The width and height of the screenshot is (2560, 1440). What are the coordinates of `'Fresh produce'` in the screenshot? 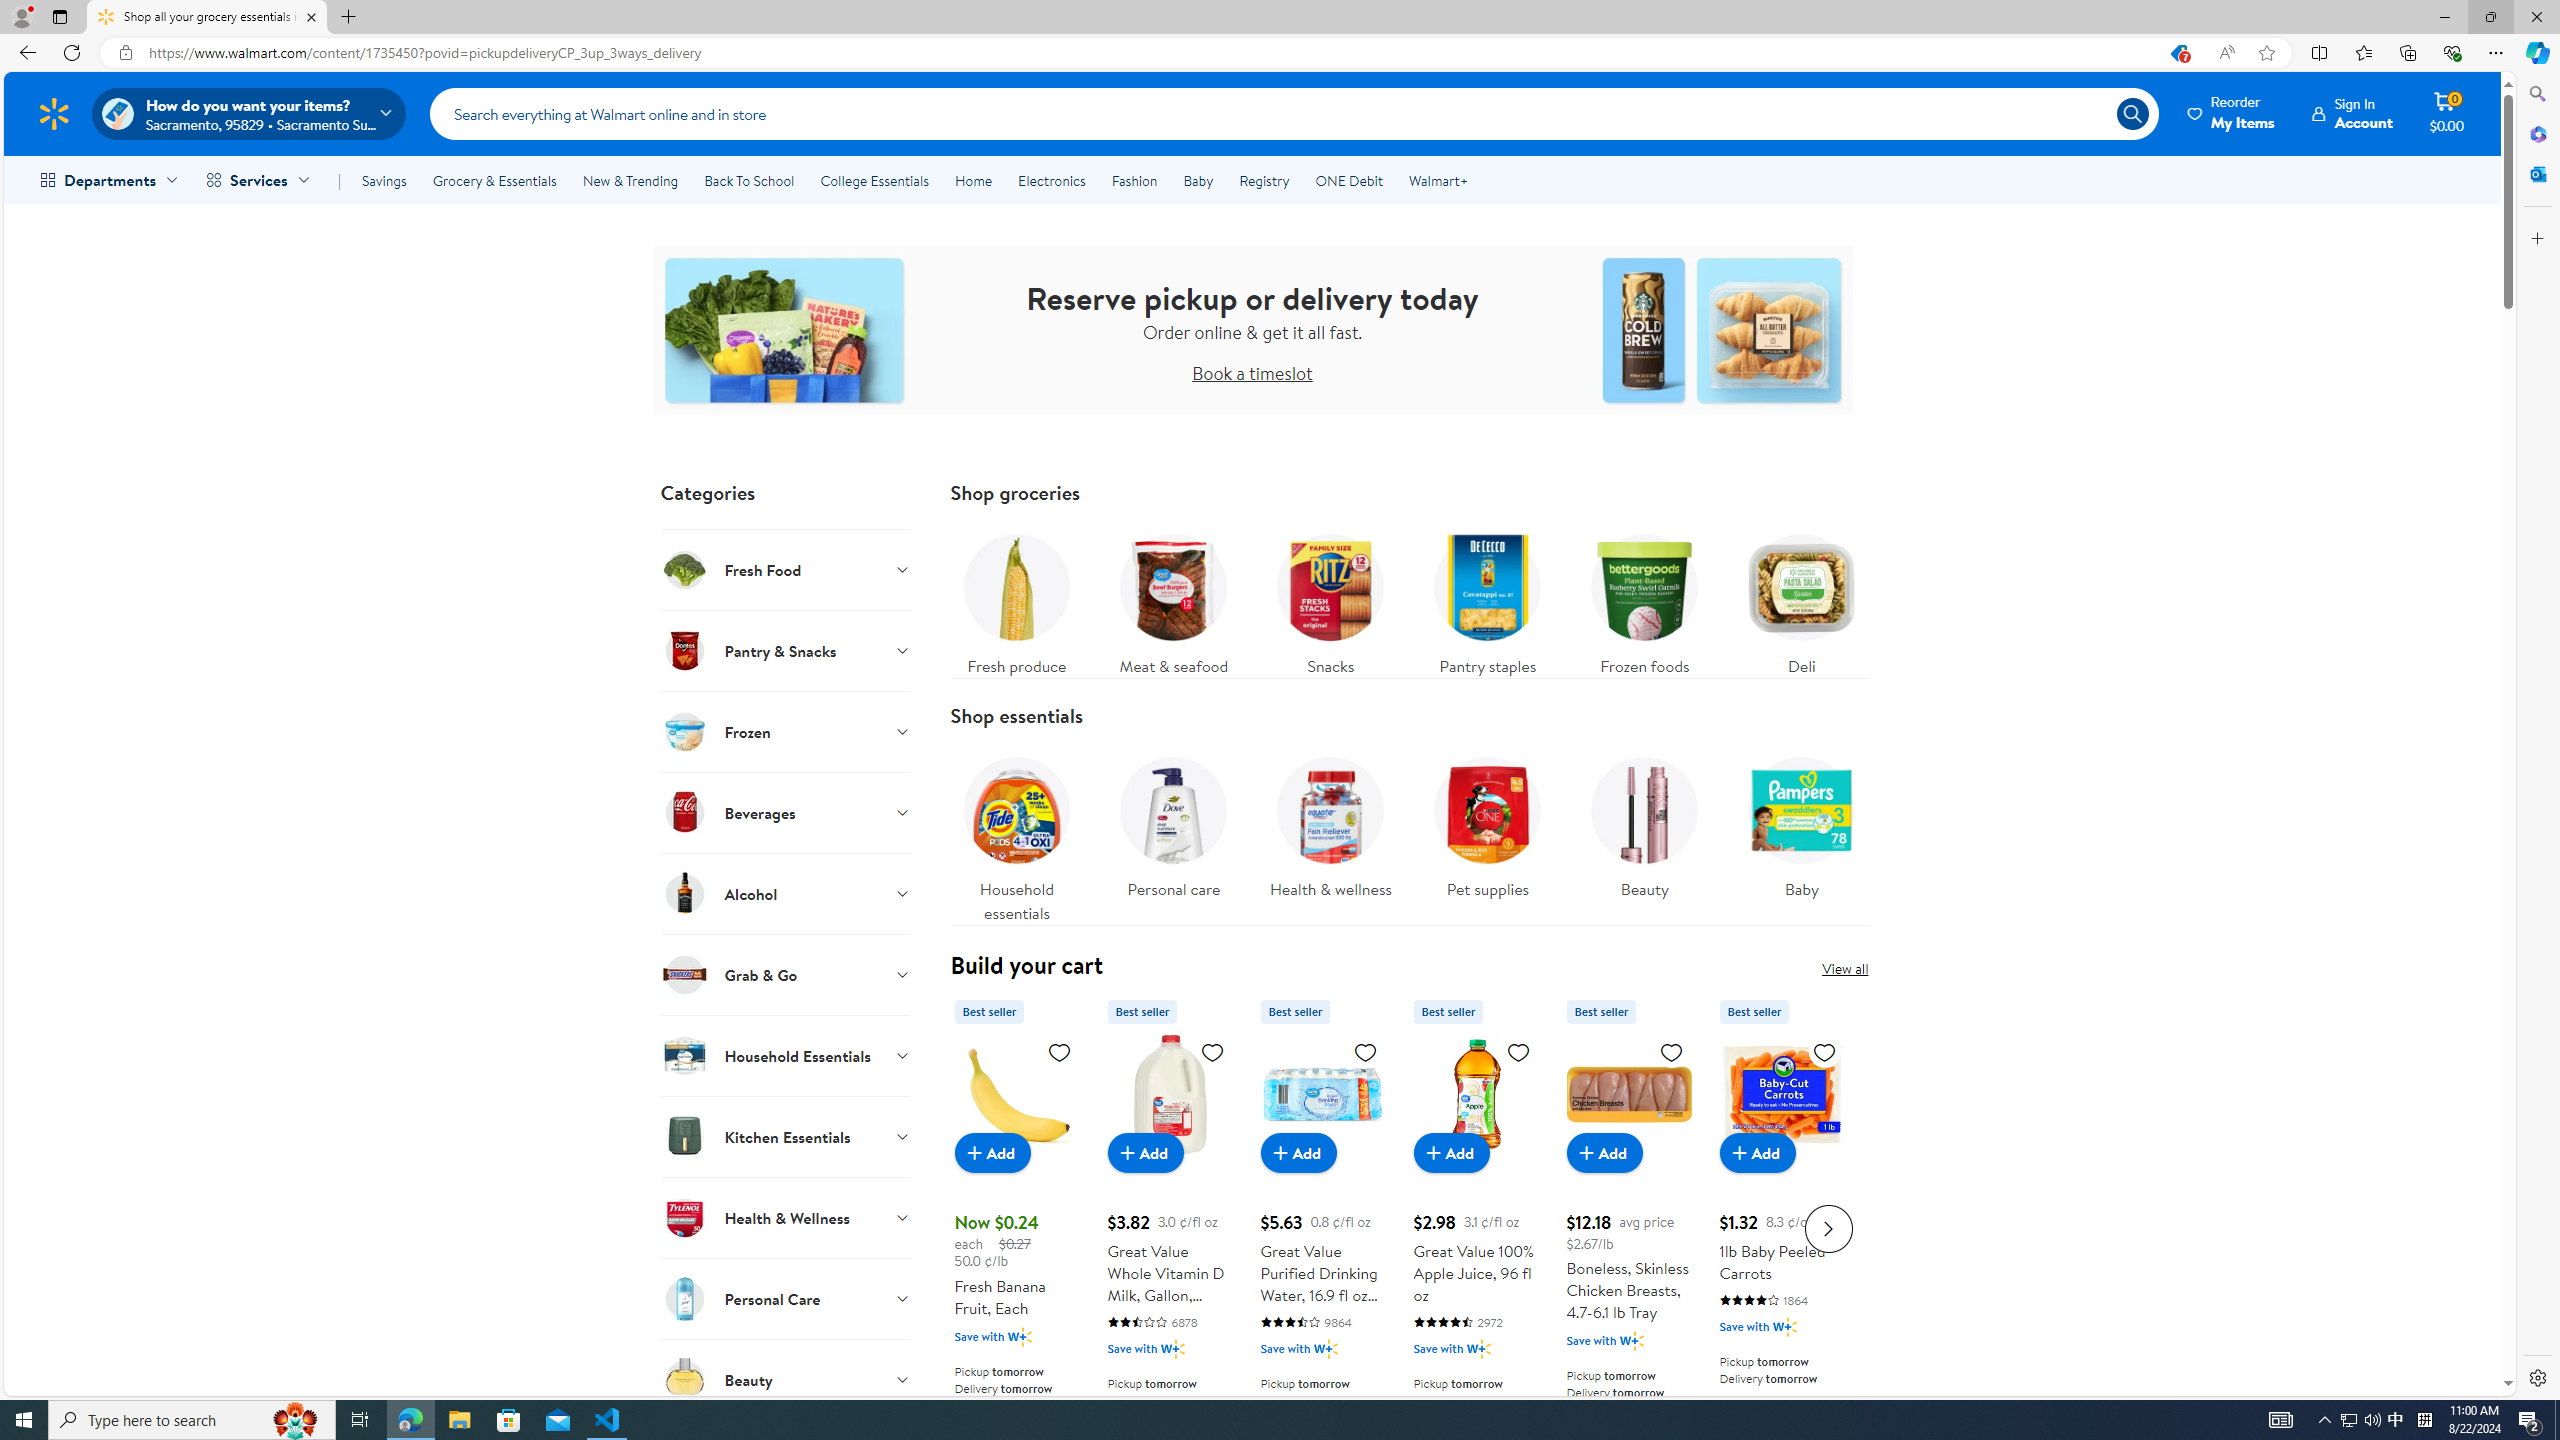 It's located at (1015, 598).